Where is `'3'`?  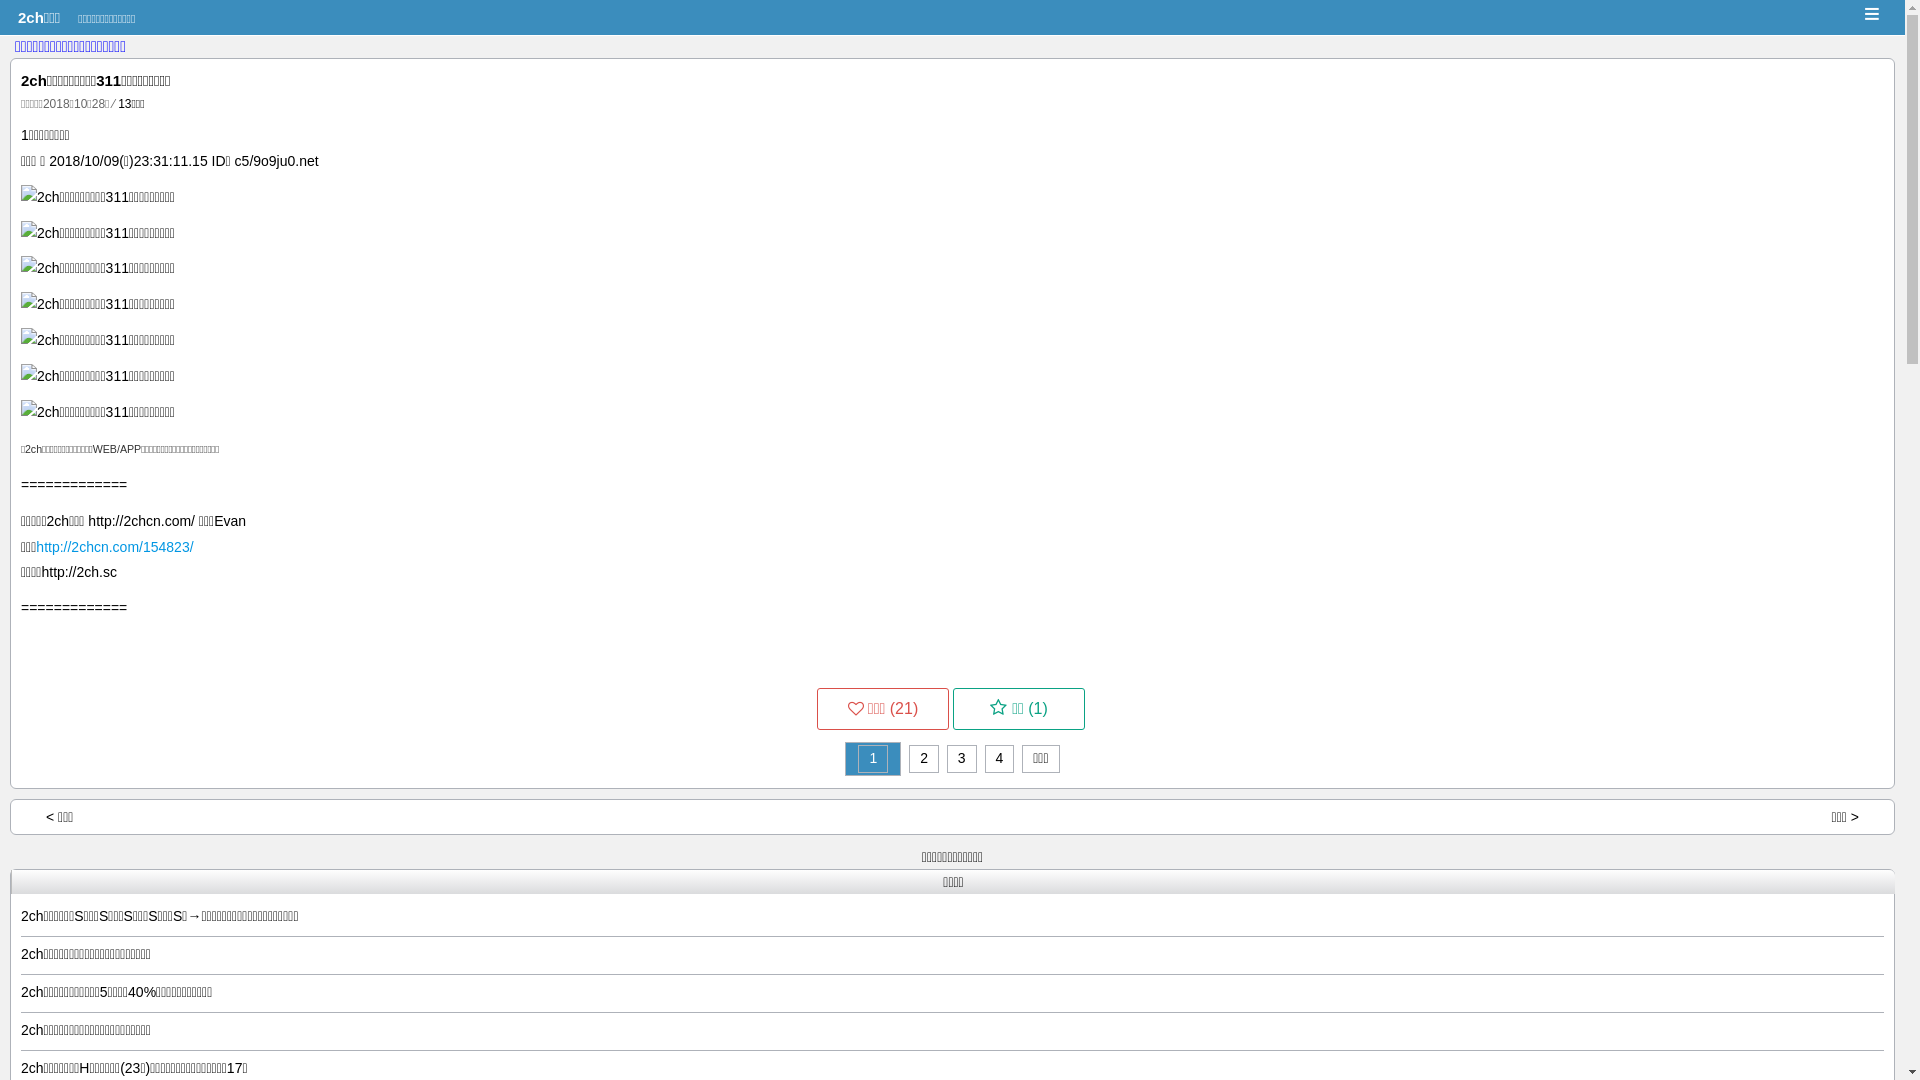 '3' is located at coordinates (961, 758).